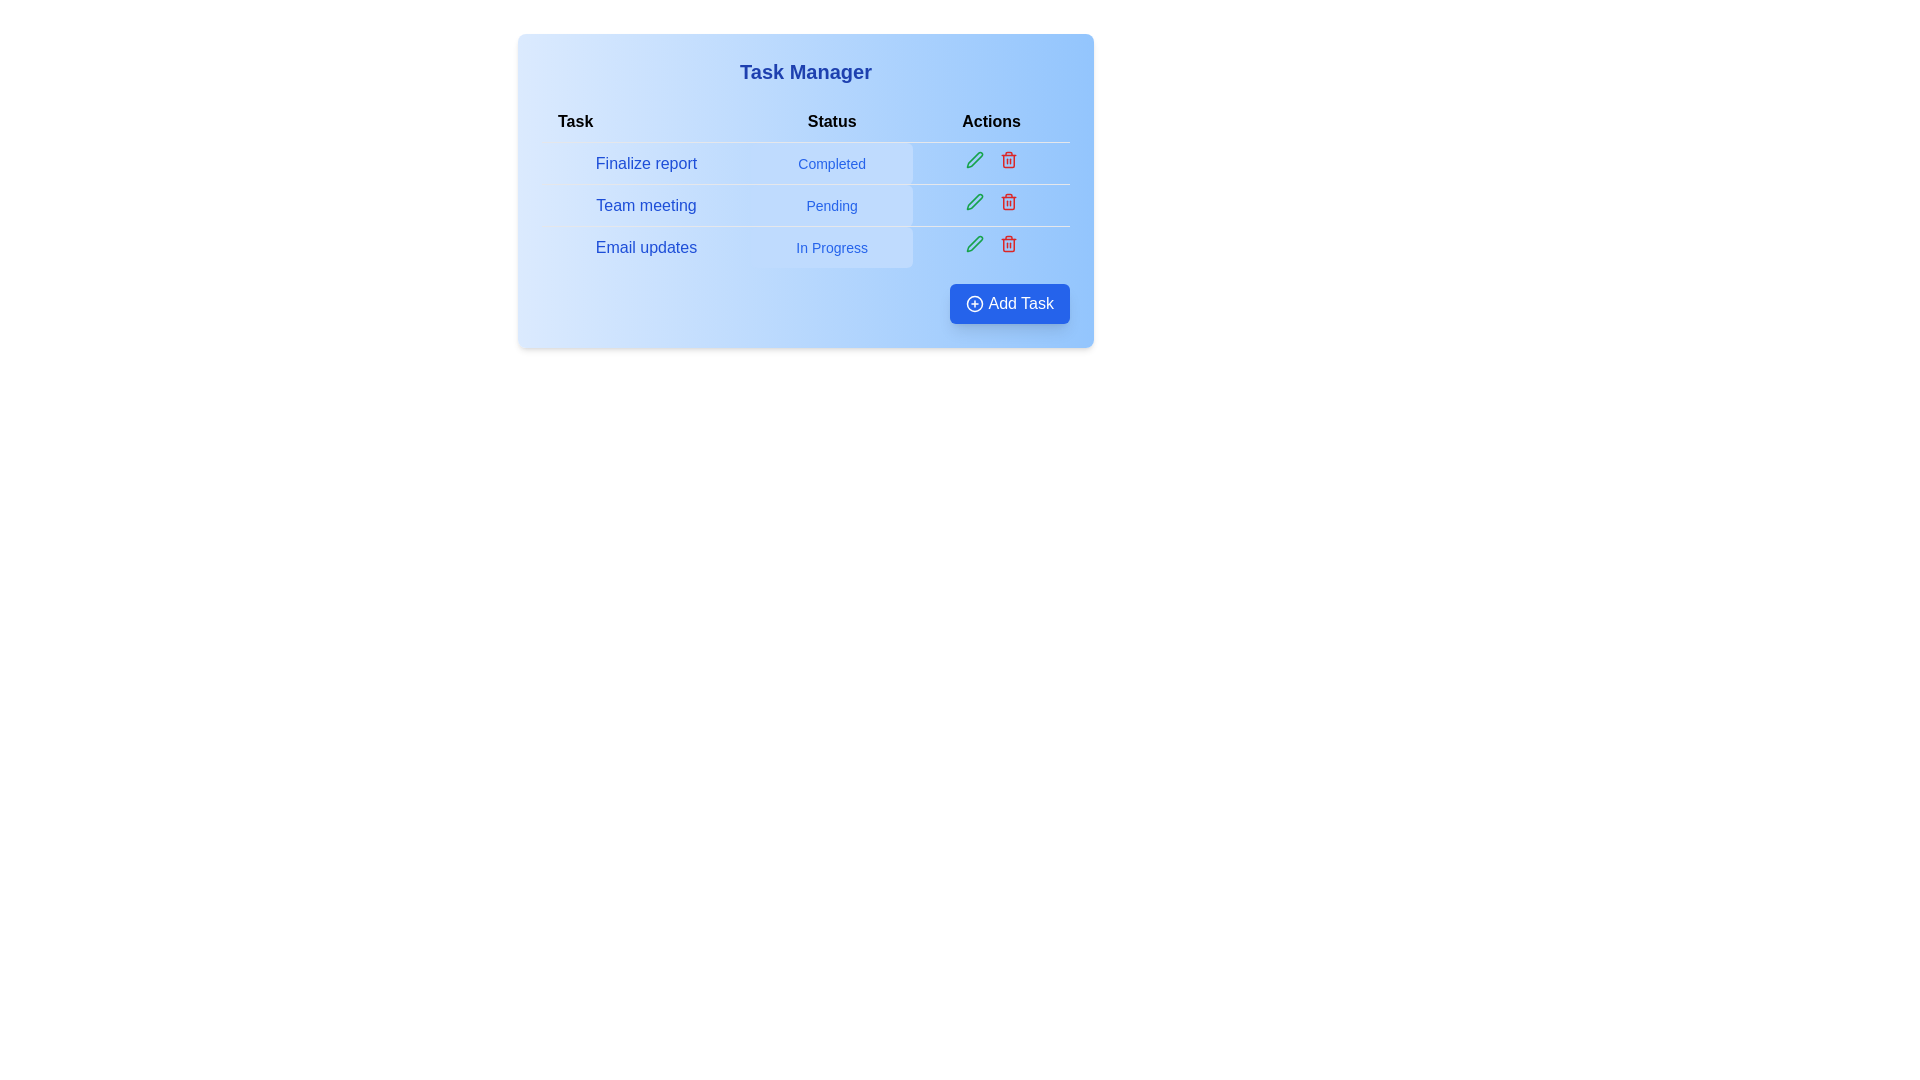  I want to click on the edit button for the task titled 'Finalize report', so click(974, 158).